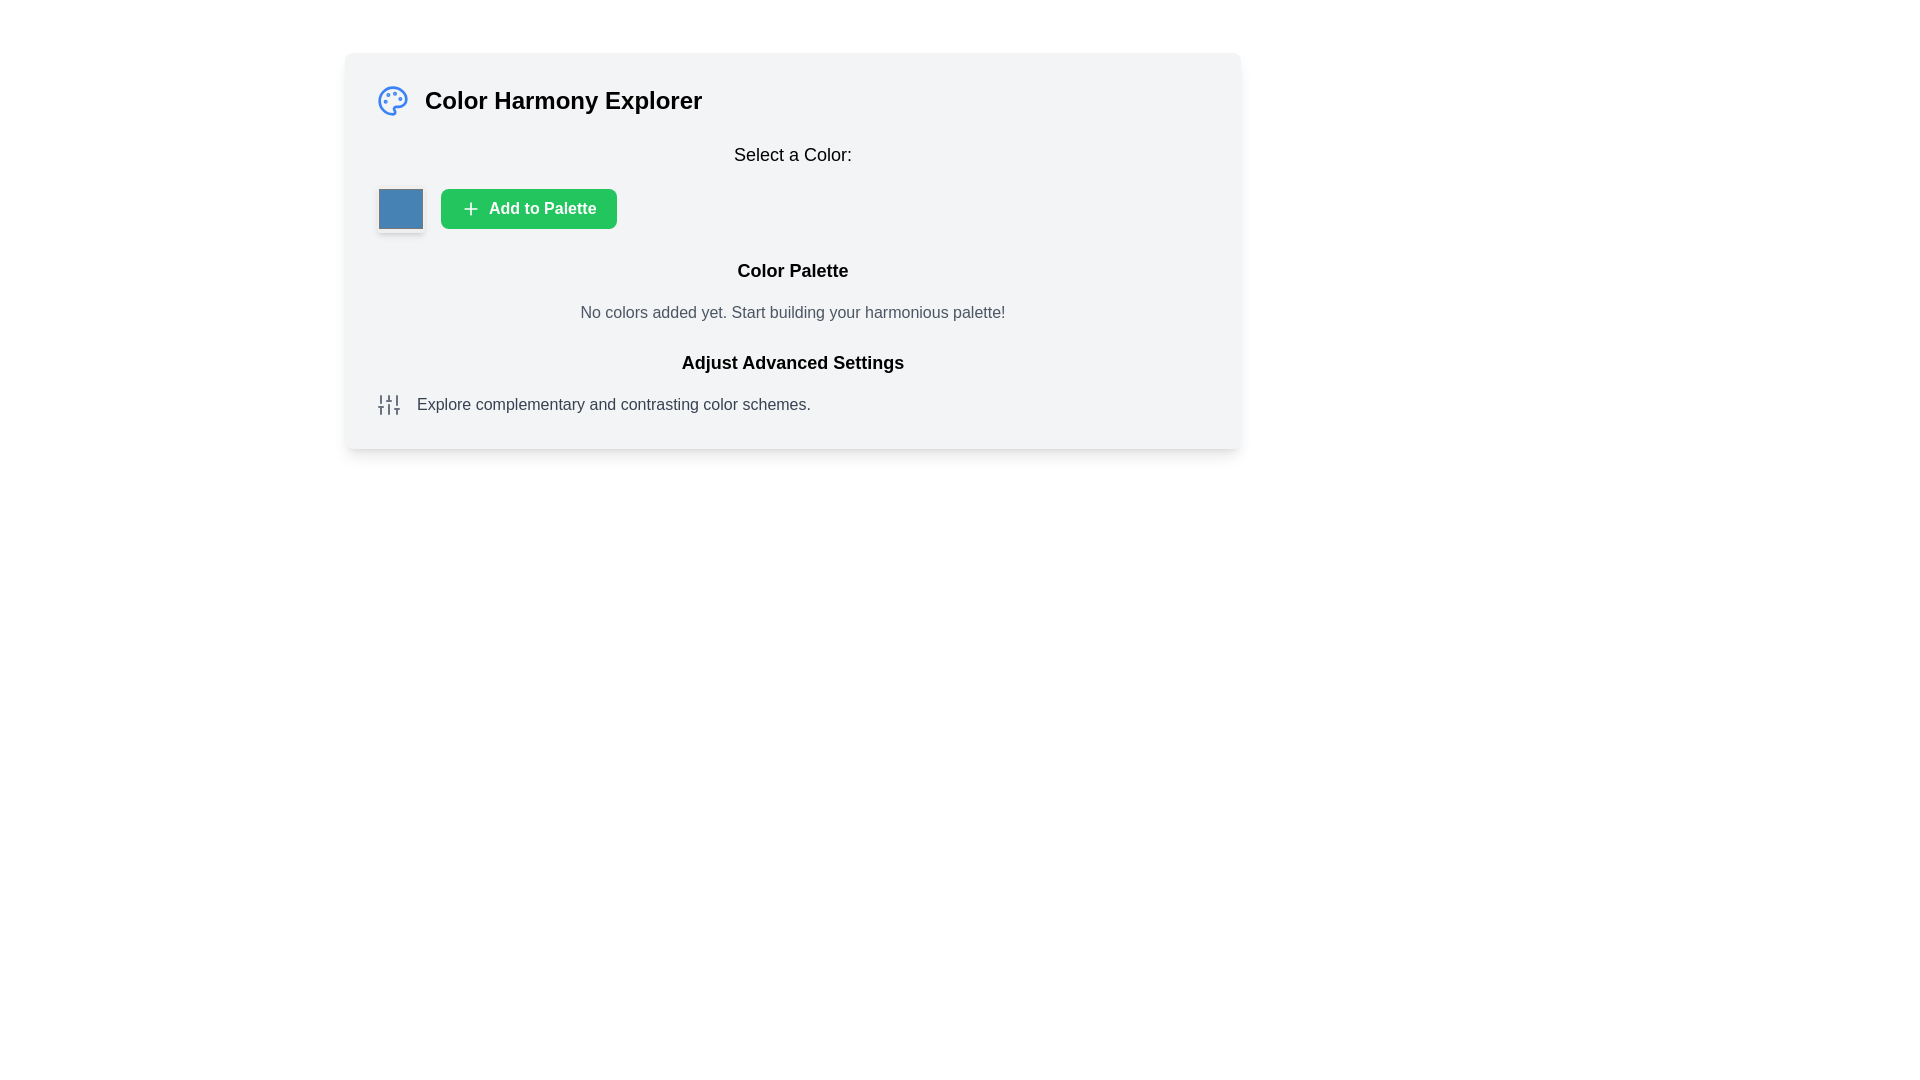 This screenshot has width=1920, height=1080. What do you see at coordinates (791, 270) in the screenshot?
I see `text heading 'Color Palette' which is bold, large, and prominently displayed at the top of the section labeled 'Color Palette'` at bounding box center [791, 270].